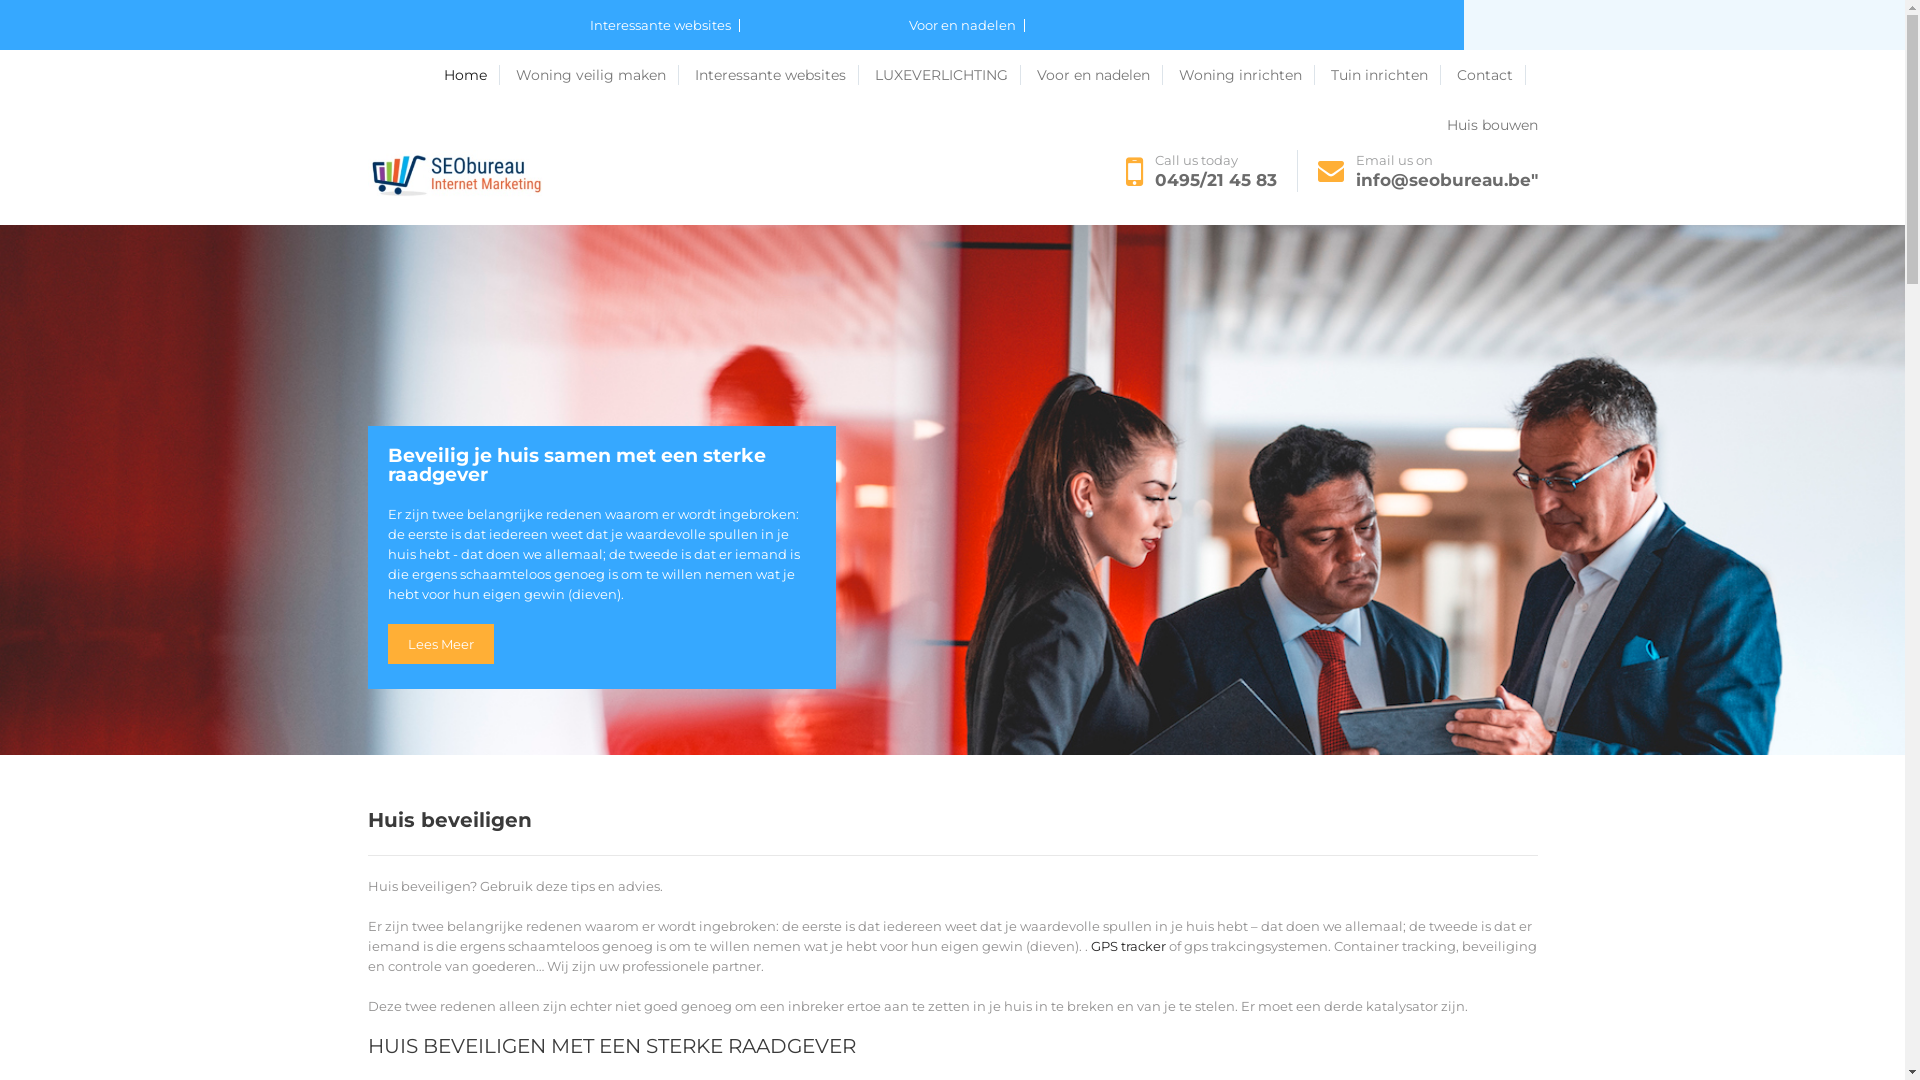 This screenshot has height=1080, width=1920. I want to click on 'Huis bouwen', so click(1445, 124).